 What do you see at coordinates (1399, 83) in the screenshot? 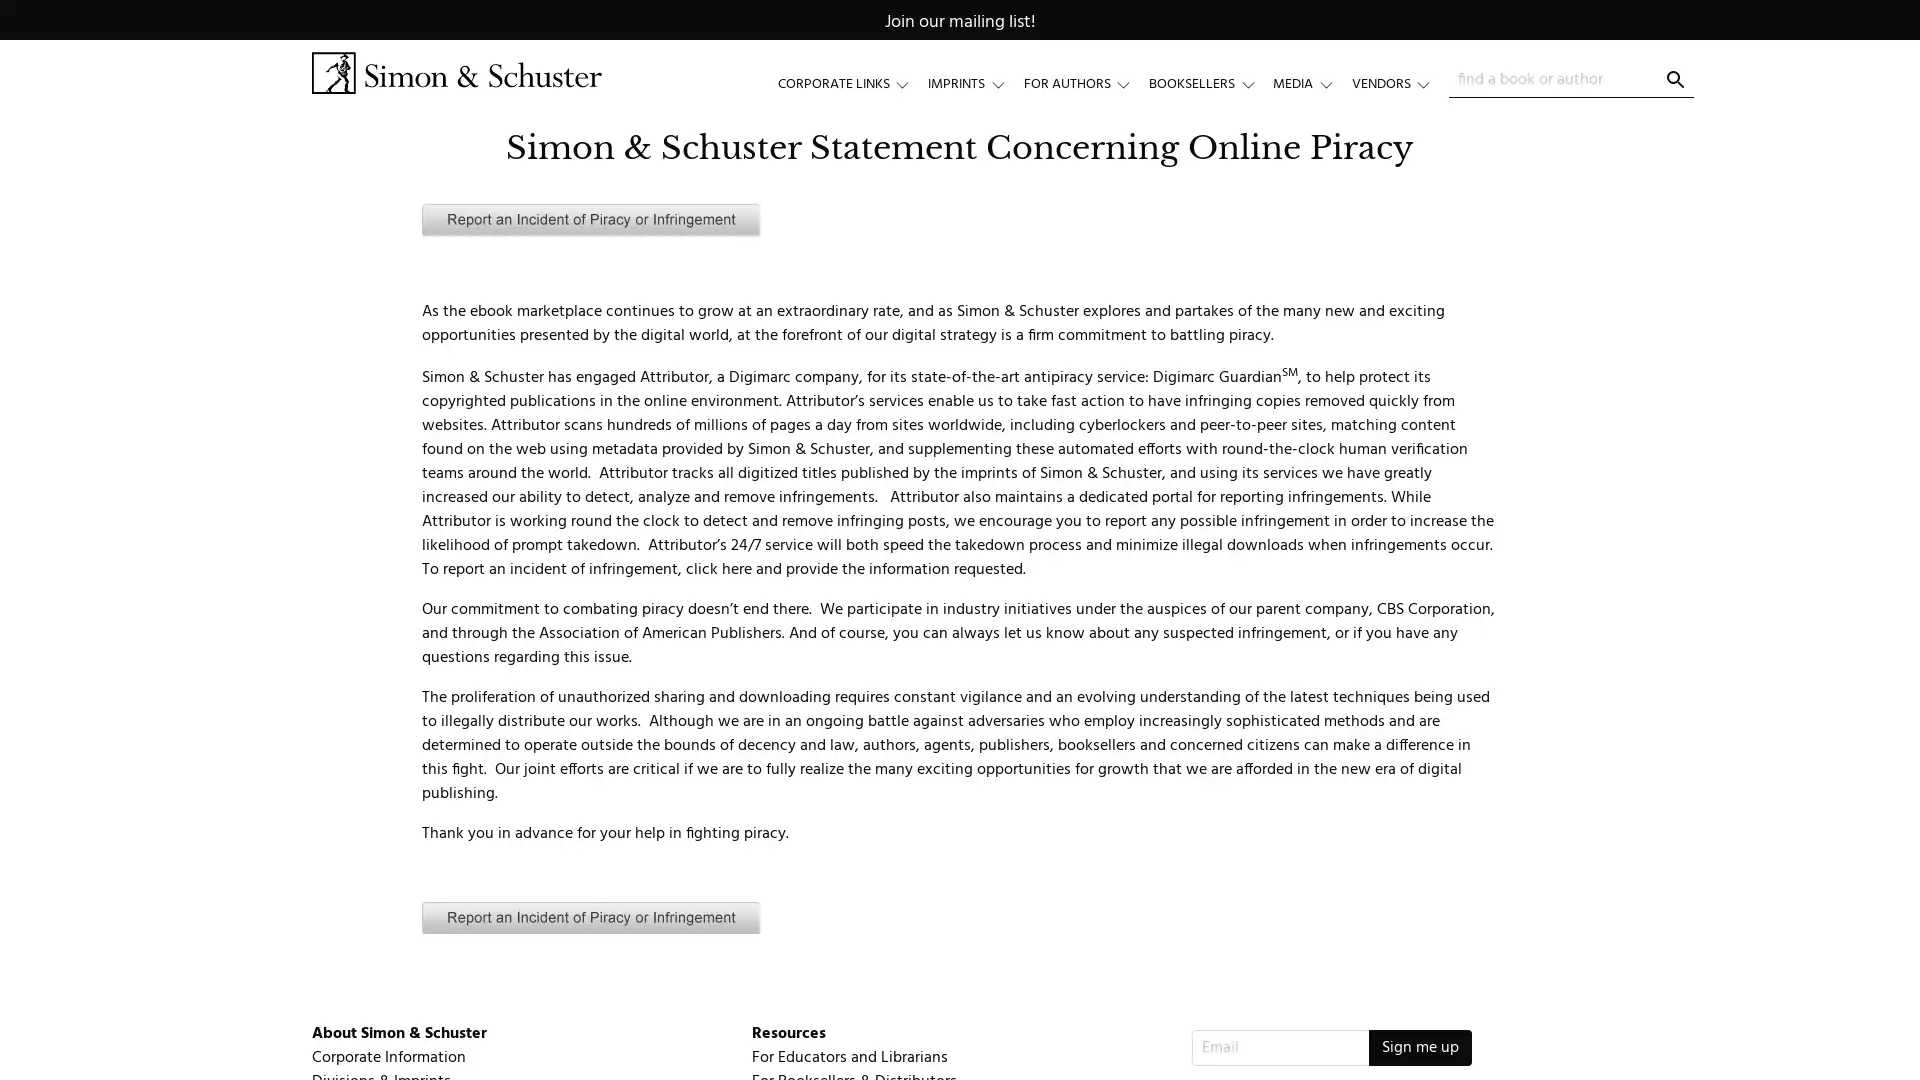
I see `VENDORS` at bounding box center [1399, 83].